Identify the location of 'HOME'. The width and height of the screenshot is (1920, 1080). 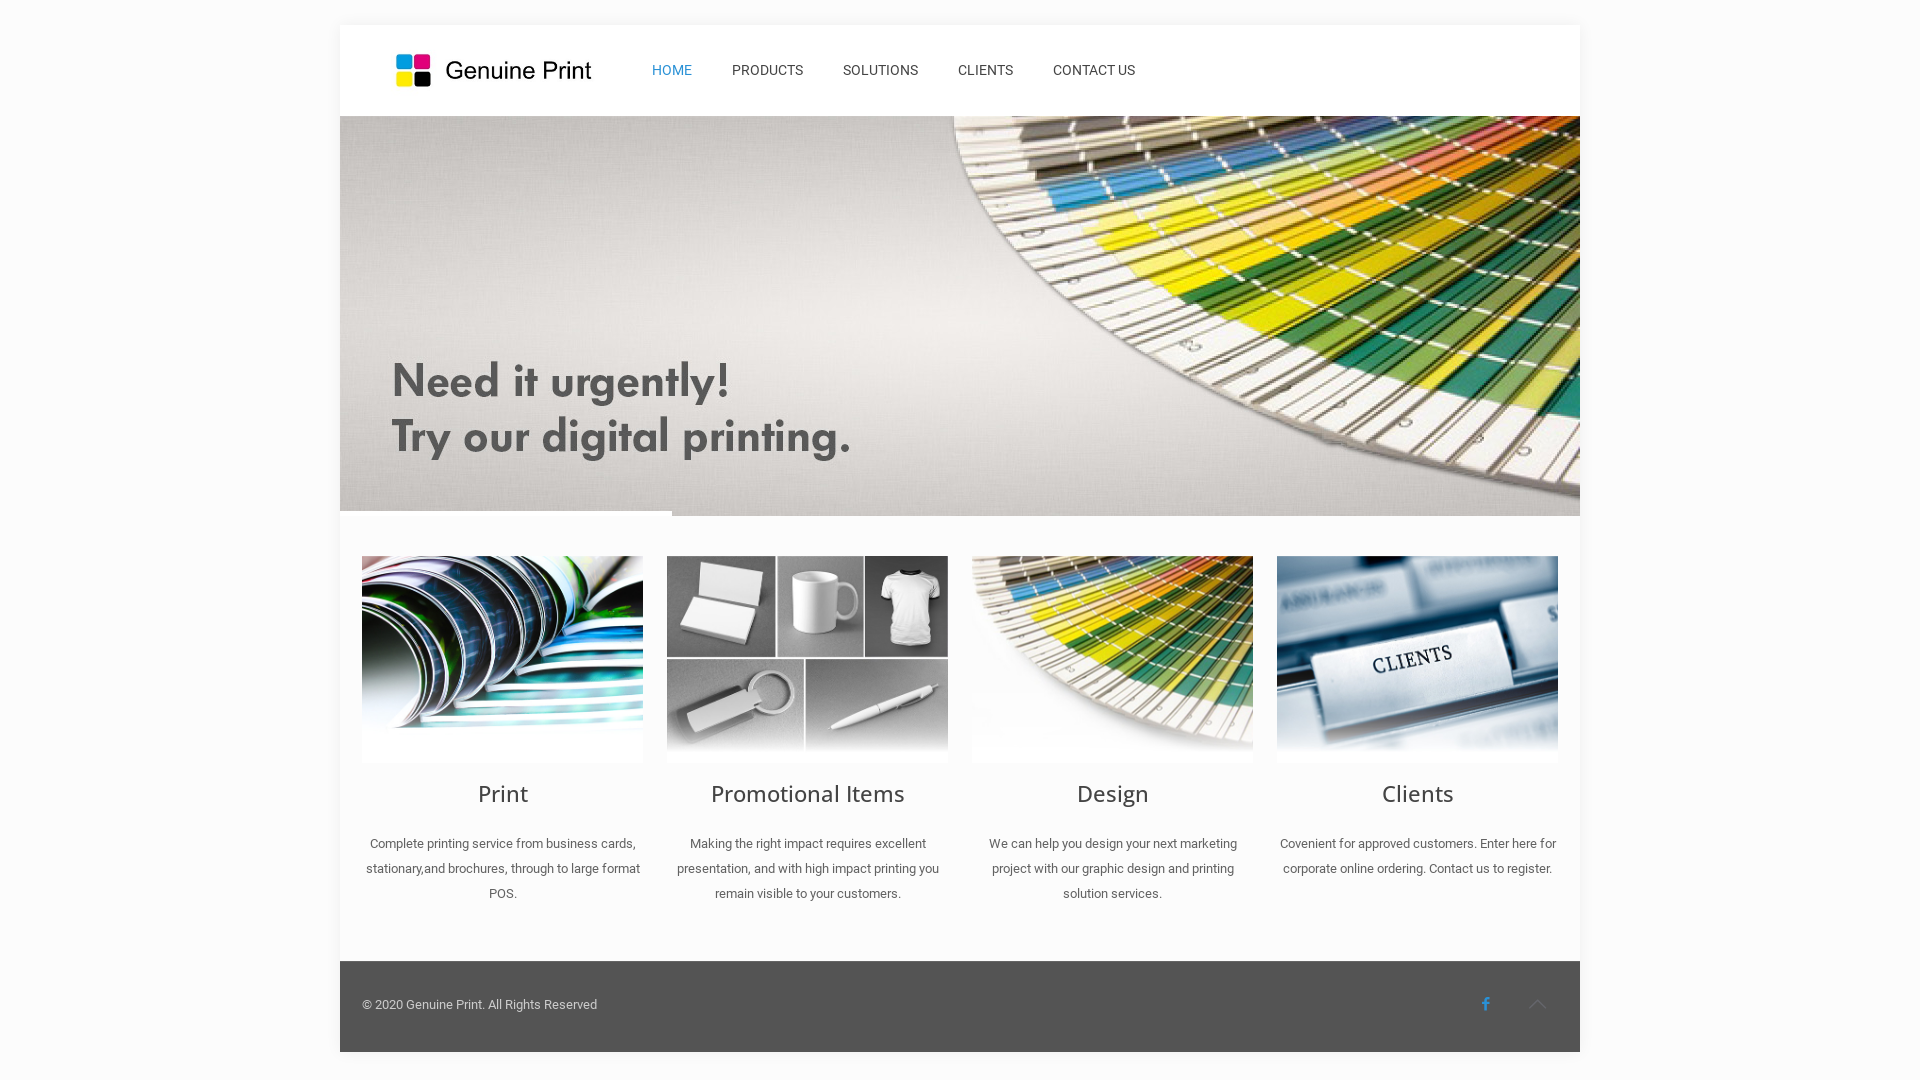
(672, 68).